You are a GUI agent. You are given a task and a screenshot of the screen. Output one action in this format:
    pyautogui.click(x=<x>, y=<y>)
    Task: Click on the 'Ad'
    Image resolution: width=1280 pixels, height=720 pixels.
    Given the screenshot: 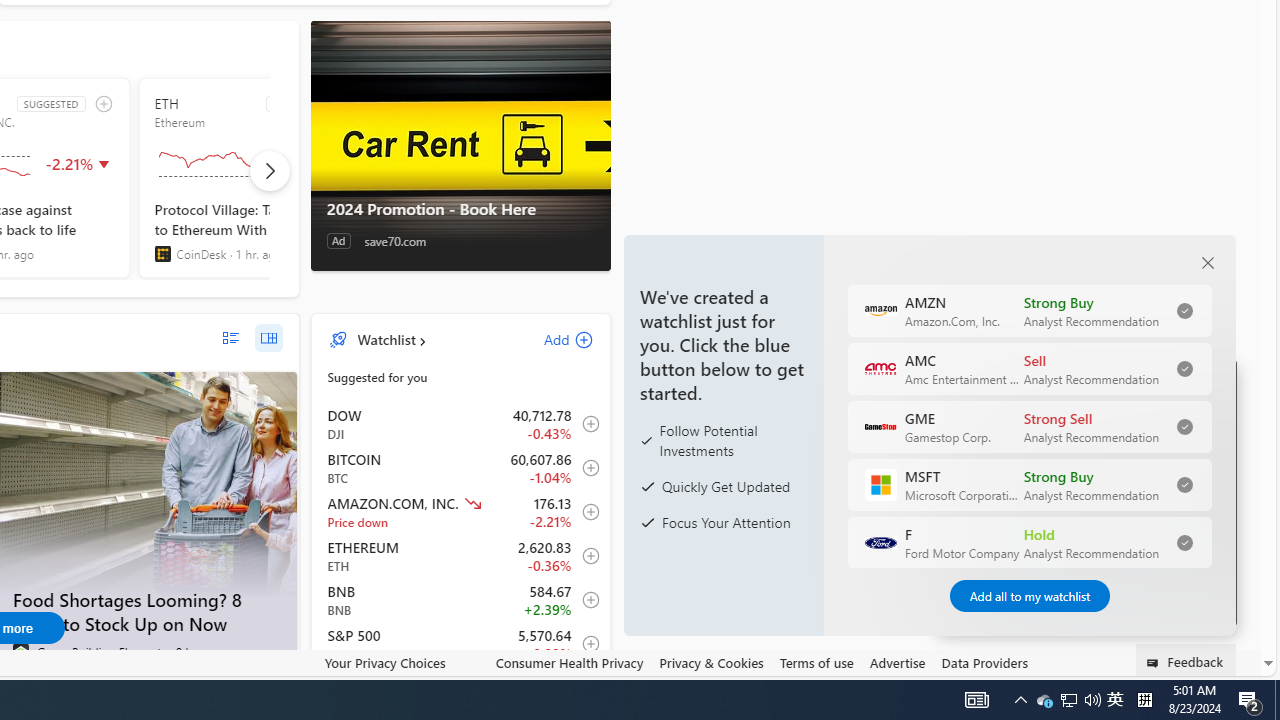 What is the action you would take?
    pyautogui.click(x=338, y=240)
    